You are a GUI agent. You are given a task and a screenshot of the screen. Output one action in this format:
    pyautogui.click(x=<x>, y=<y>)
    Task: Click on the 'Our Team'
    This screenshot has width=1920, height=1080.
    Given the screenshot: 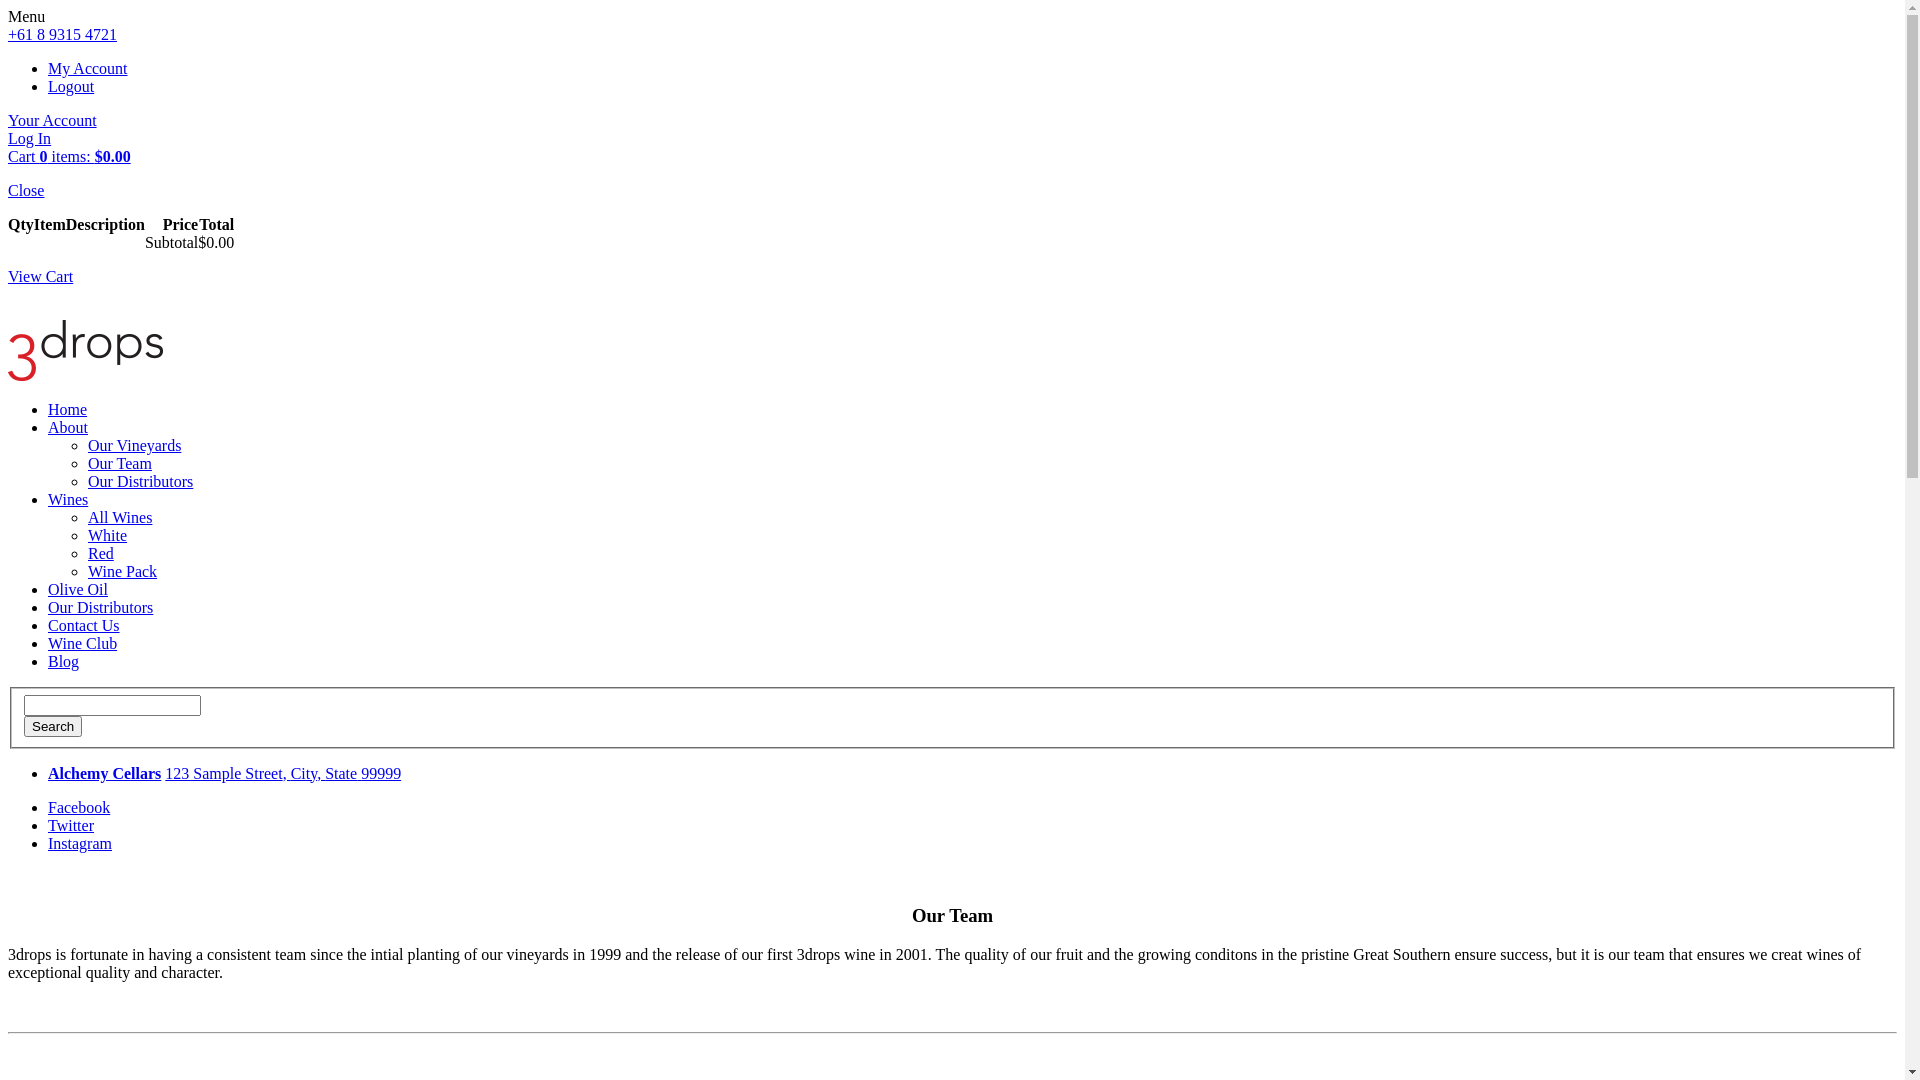 What is the action you would take?
    pyautogui.click(x=119, y=463)
    